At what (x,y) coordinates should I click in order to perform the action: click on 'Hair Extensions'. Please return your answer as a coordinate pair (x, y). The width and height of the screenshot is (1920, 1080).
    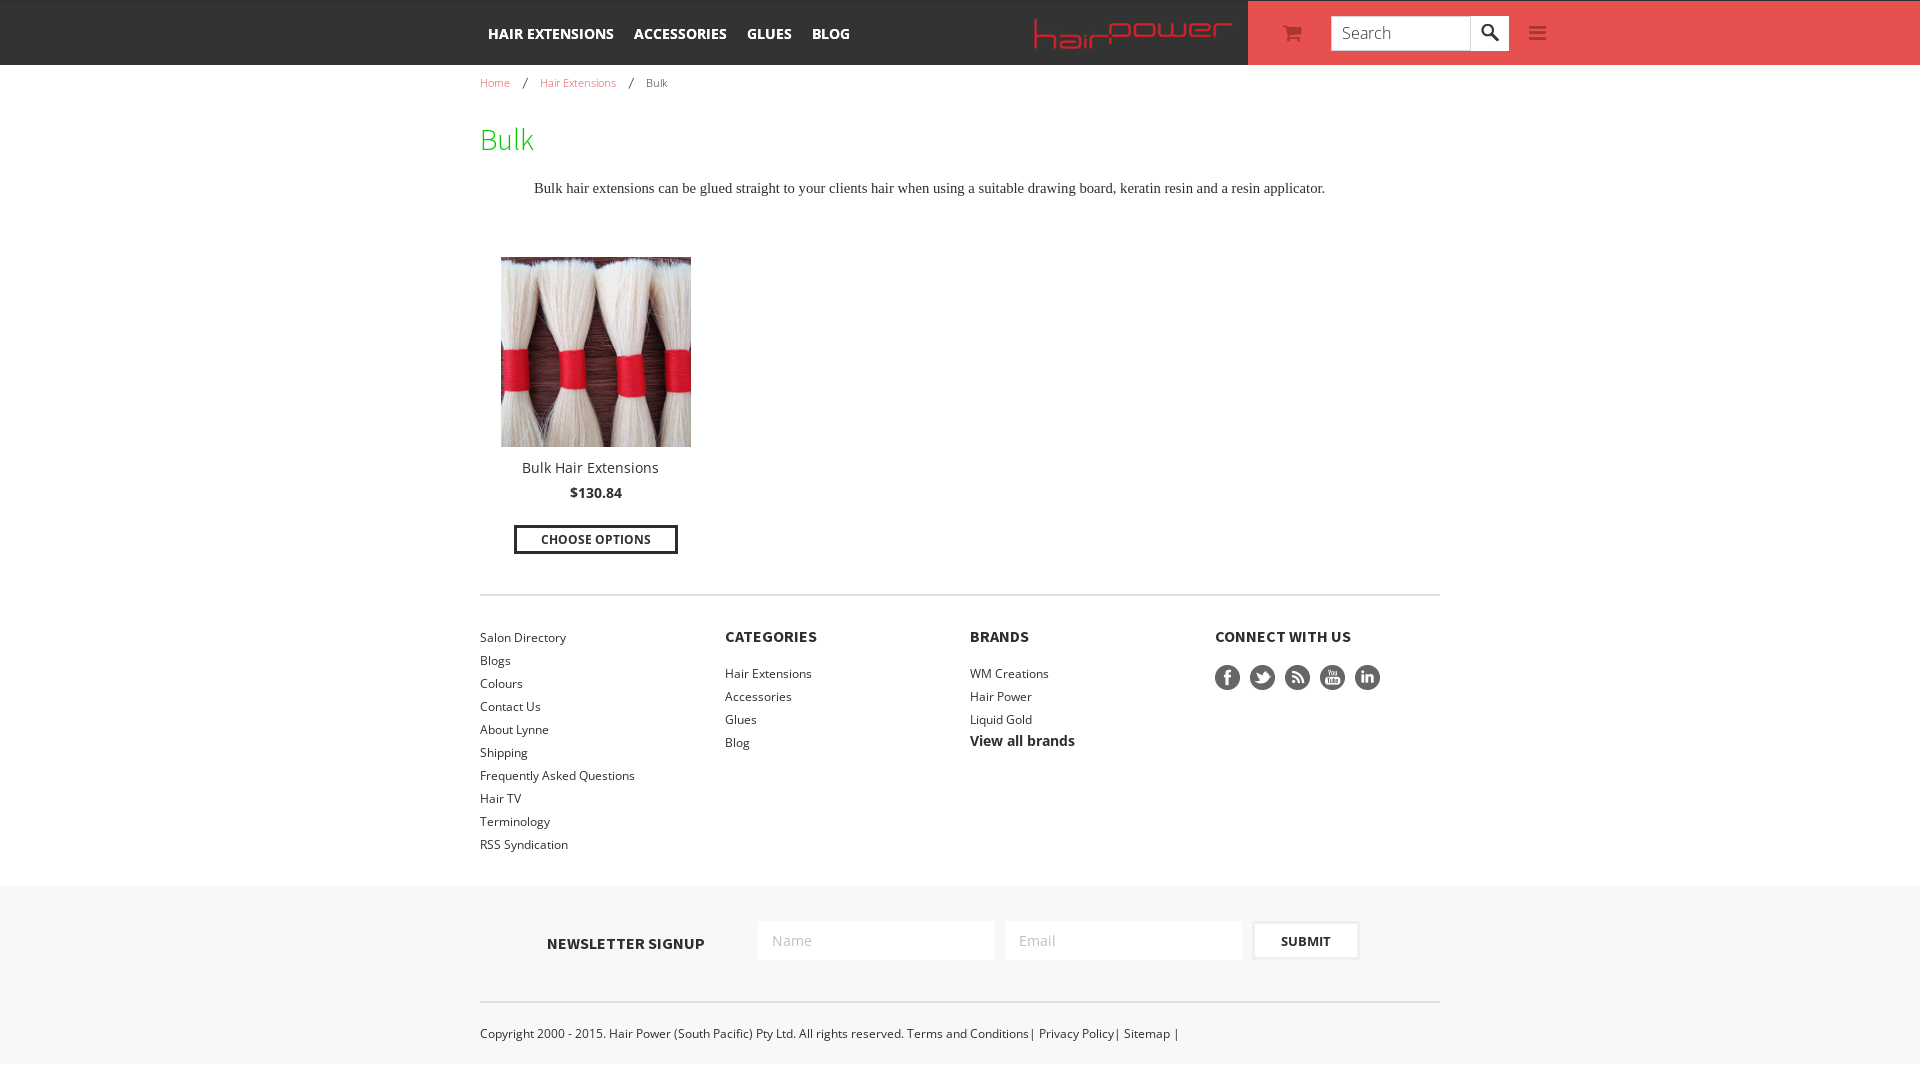
    Looking at the image, I should click on (837, 673).